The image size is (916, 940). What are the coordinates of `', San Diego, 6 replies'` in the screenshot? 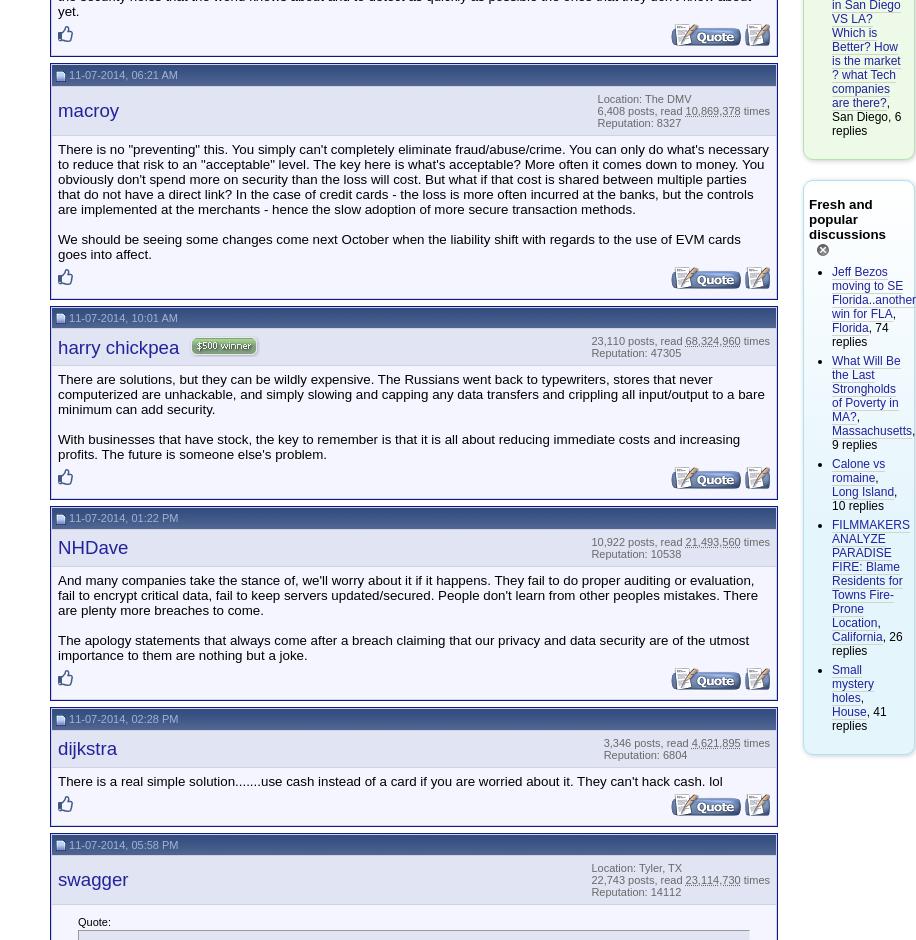 It's located at (865, 115).